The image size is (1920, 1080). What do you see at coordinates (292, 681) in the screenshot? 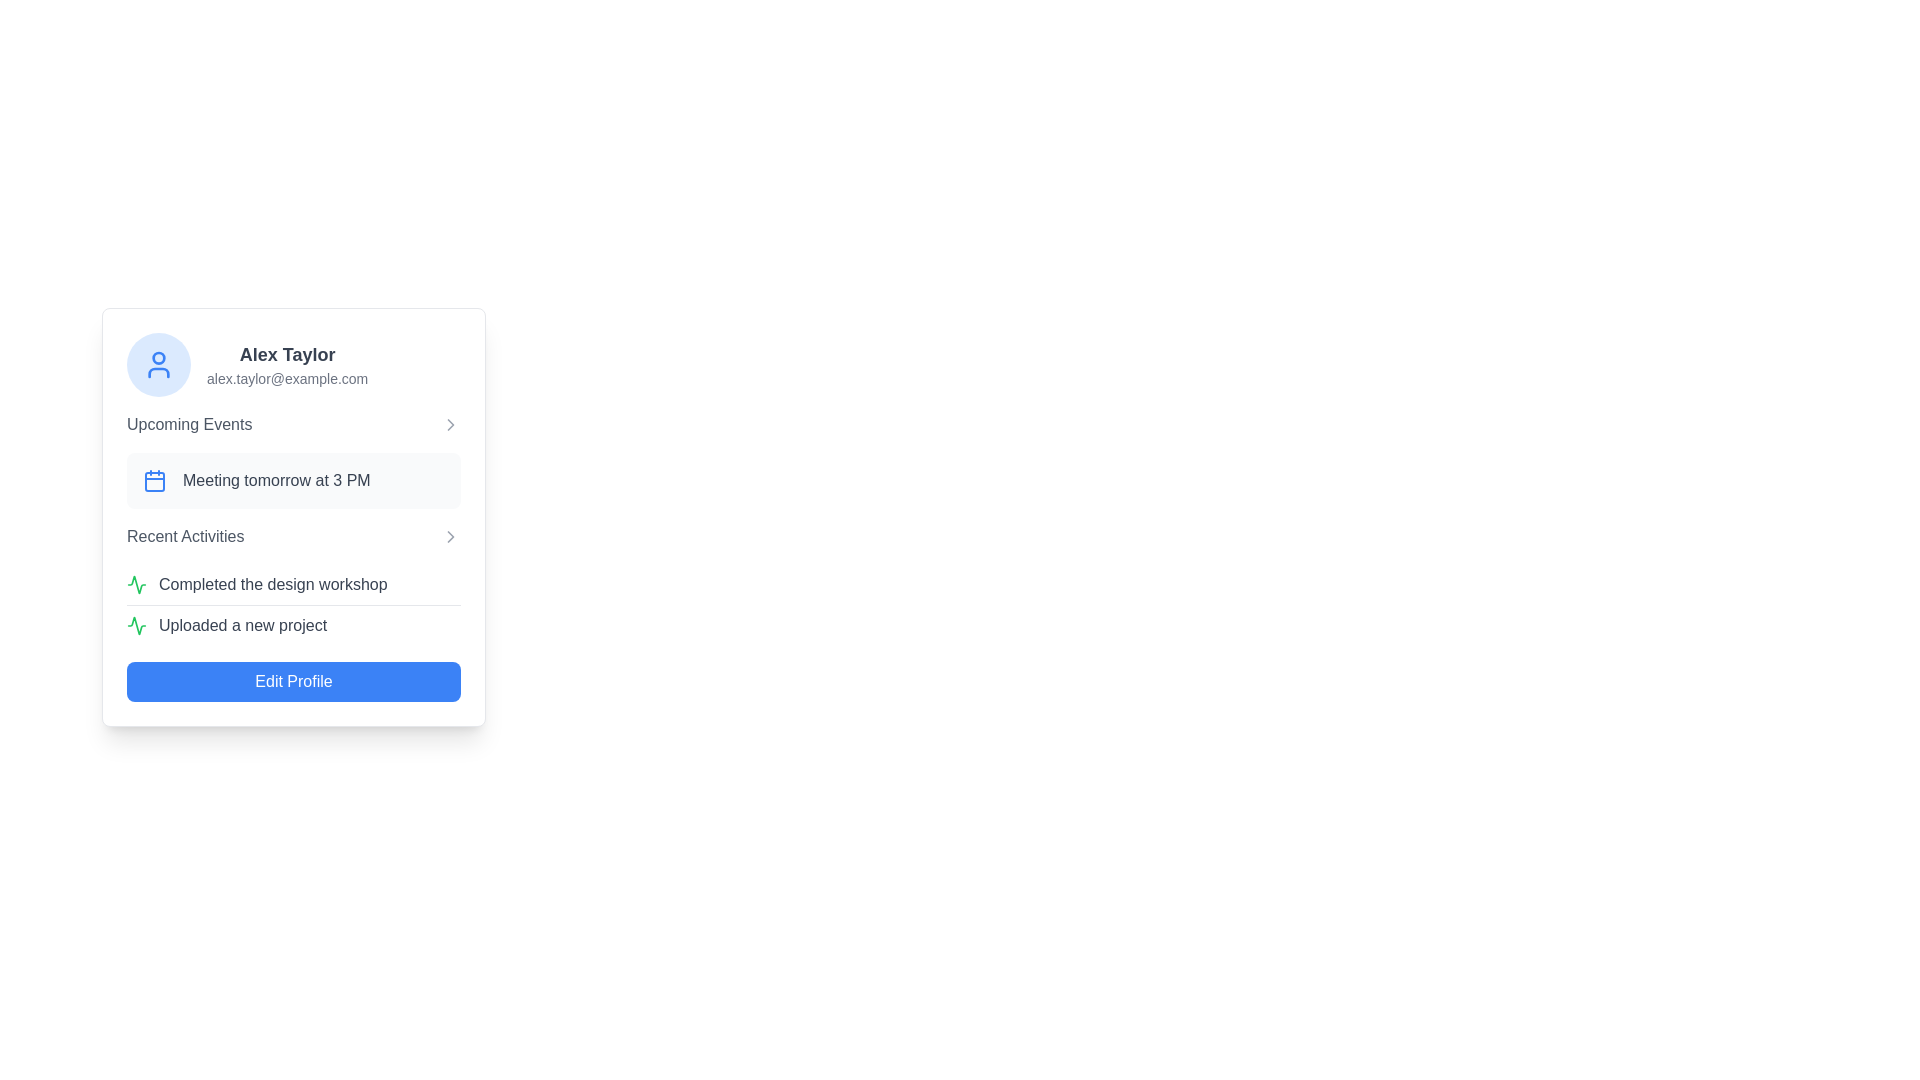
I see `the button located at the bottom of the card layout under the 'Recent Activities' section to initiate profile editing` at bounding box center [292, 681].